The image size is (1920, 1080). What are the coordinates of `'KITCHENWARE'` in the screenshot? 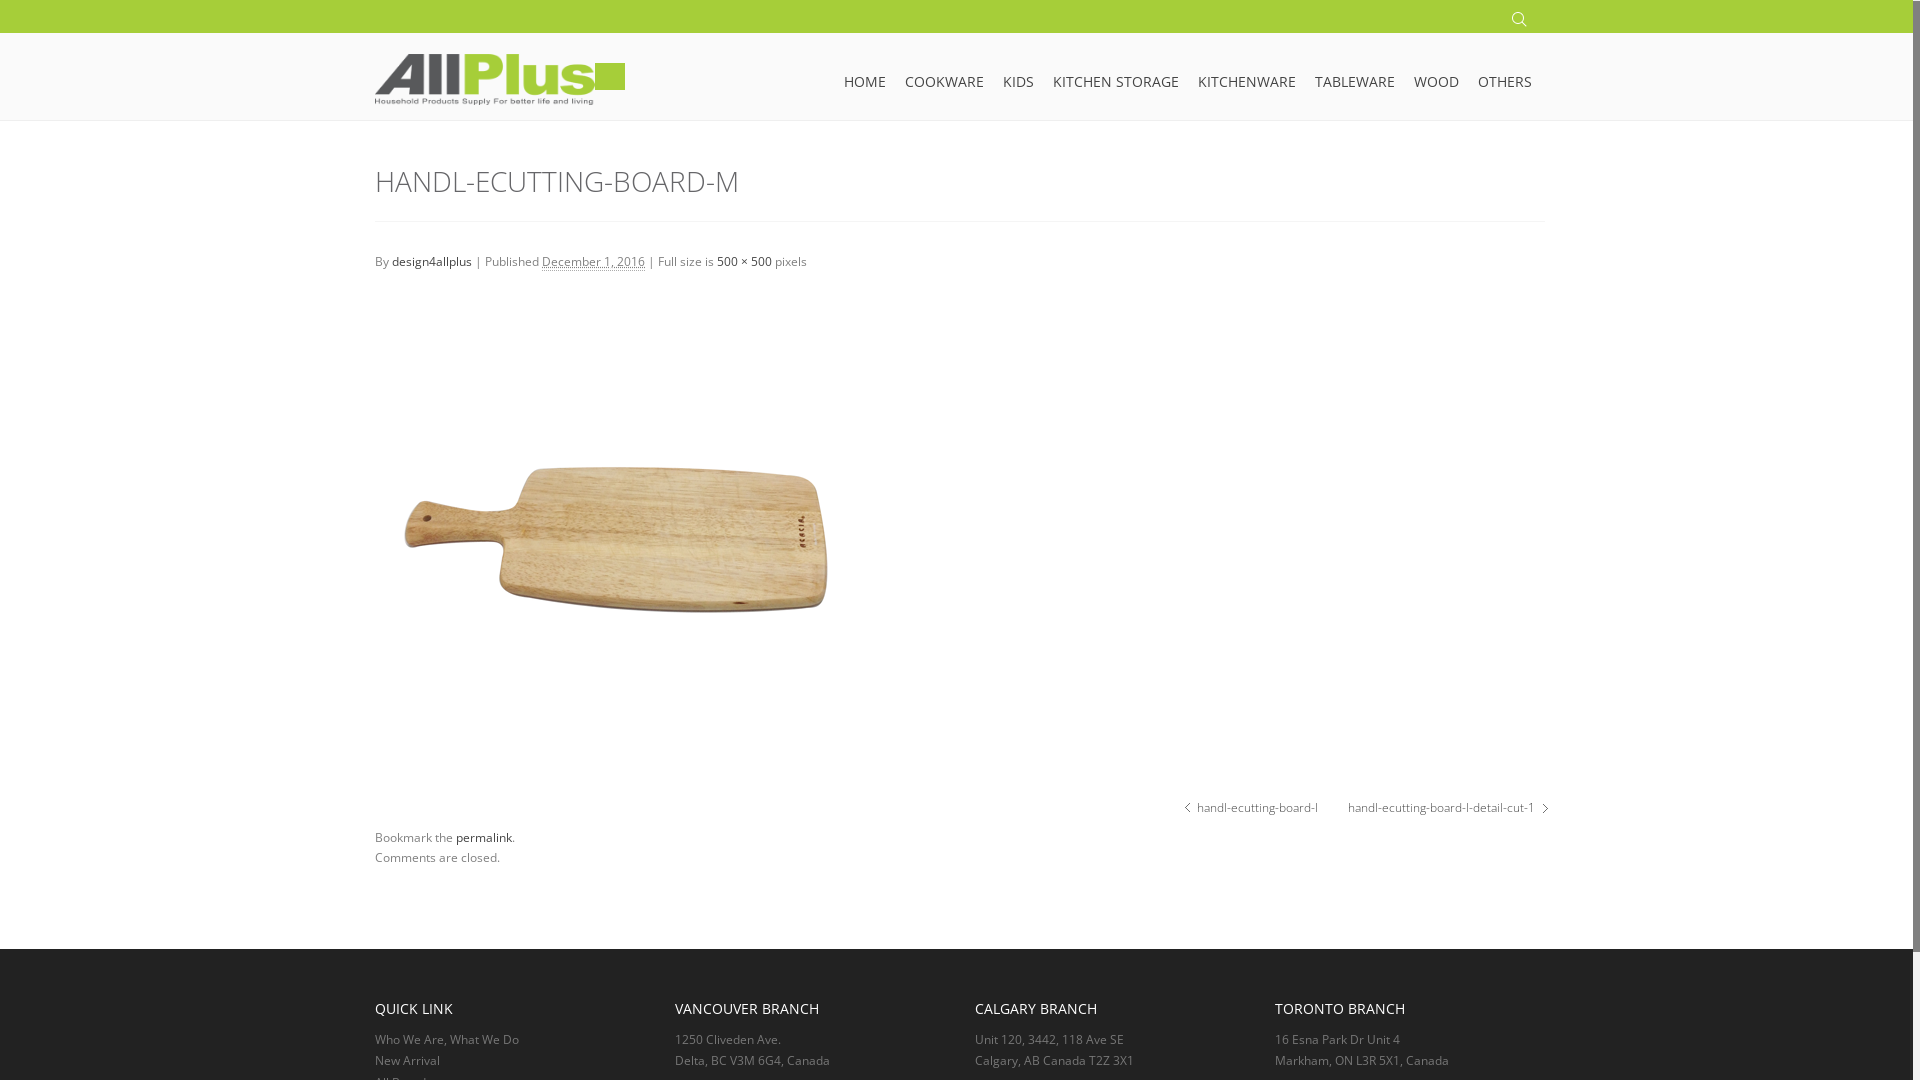 It's located at (1246, 69).